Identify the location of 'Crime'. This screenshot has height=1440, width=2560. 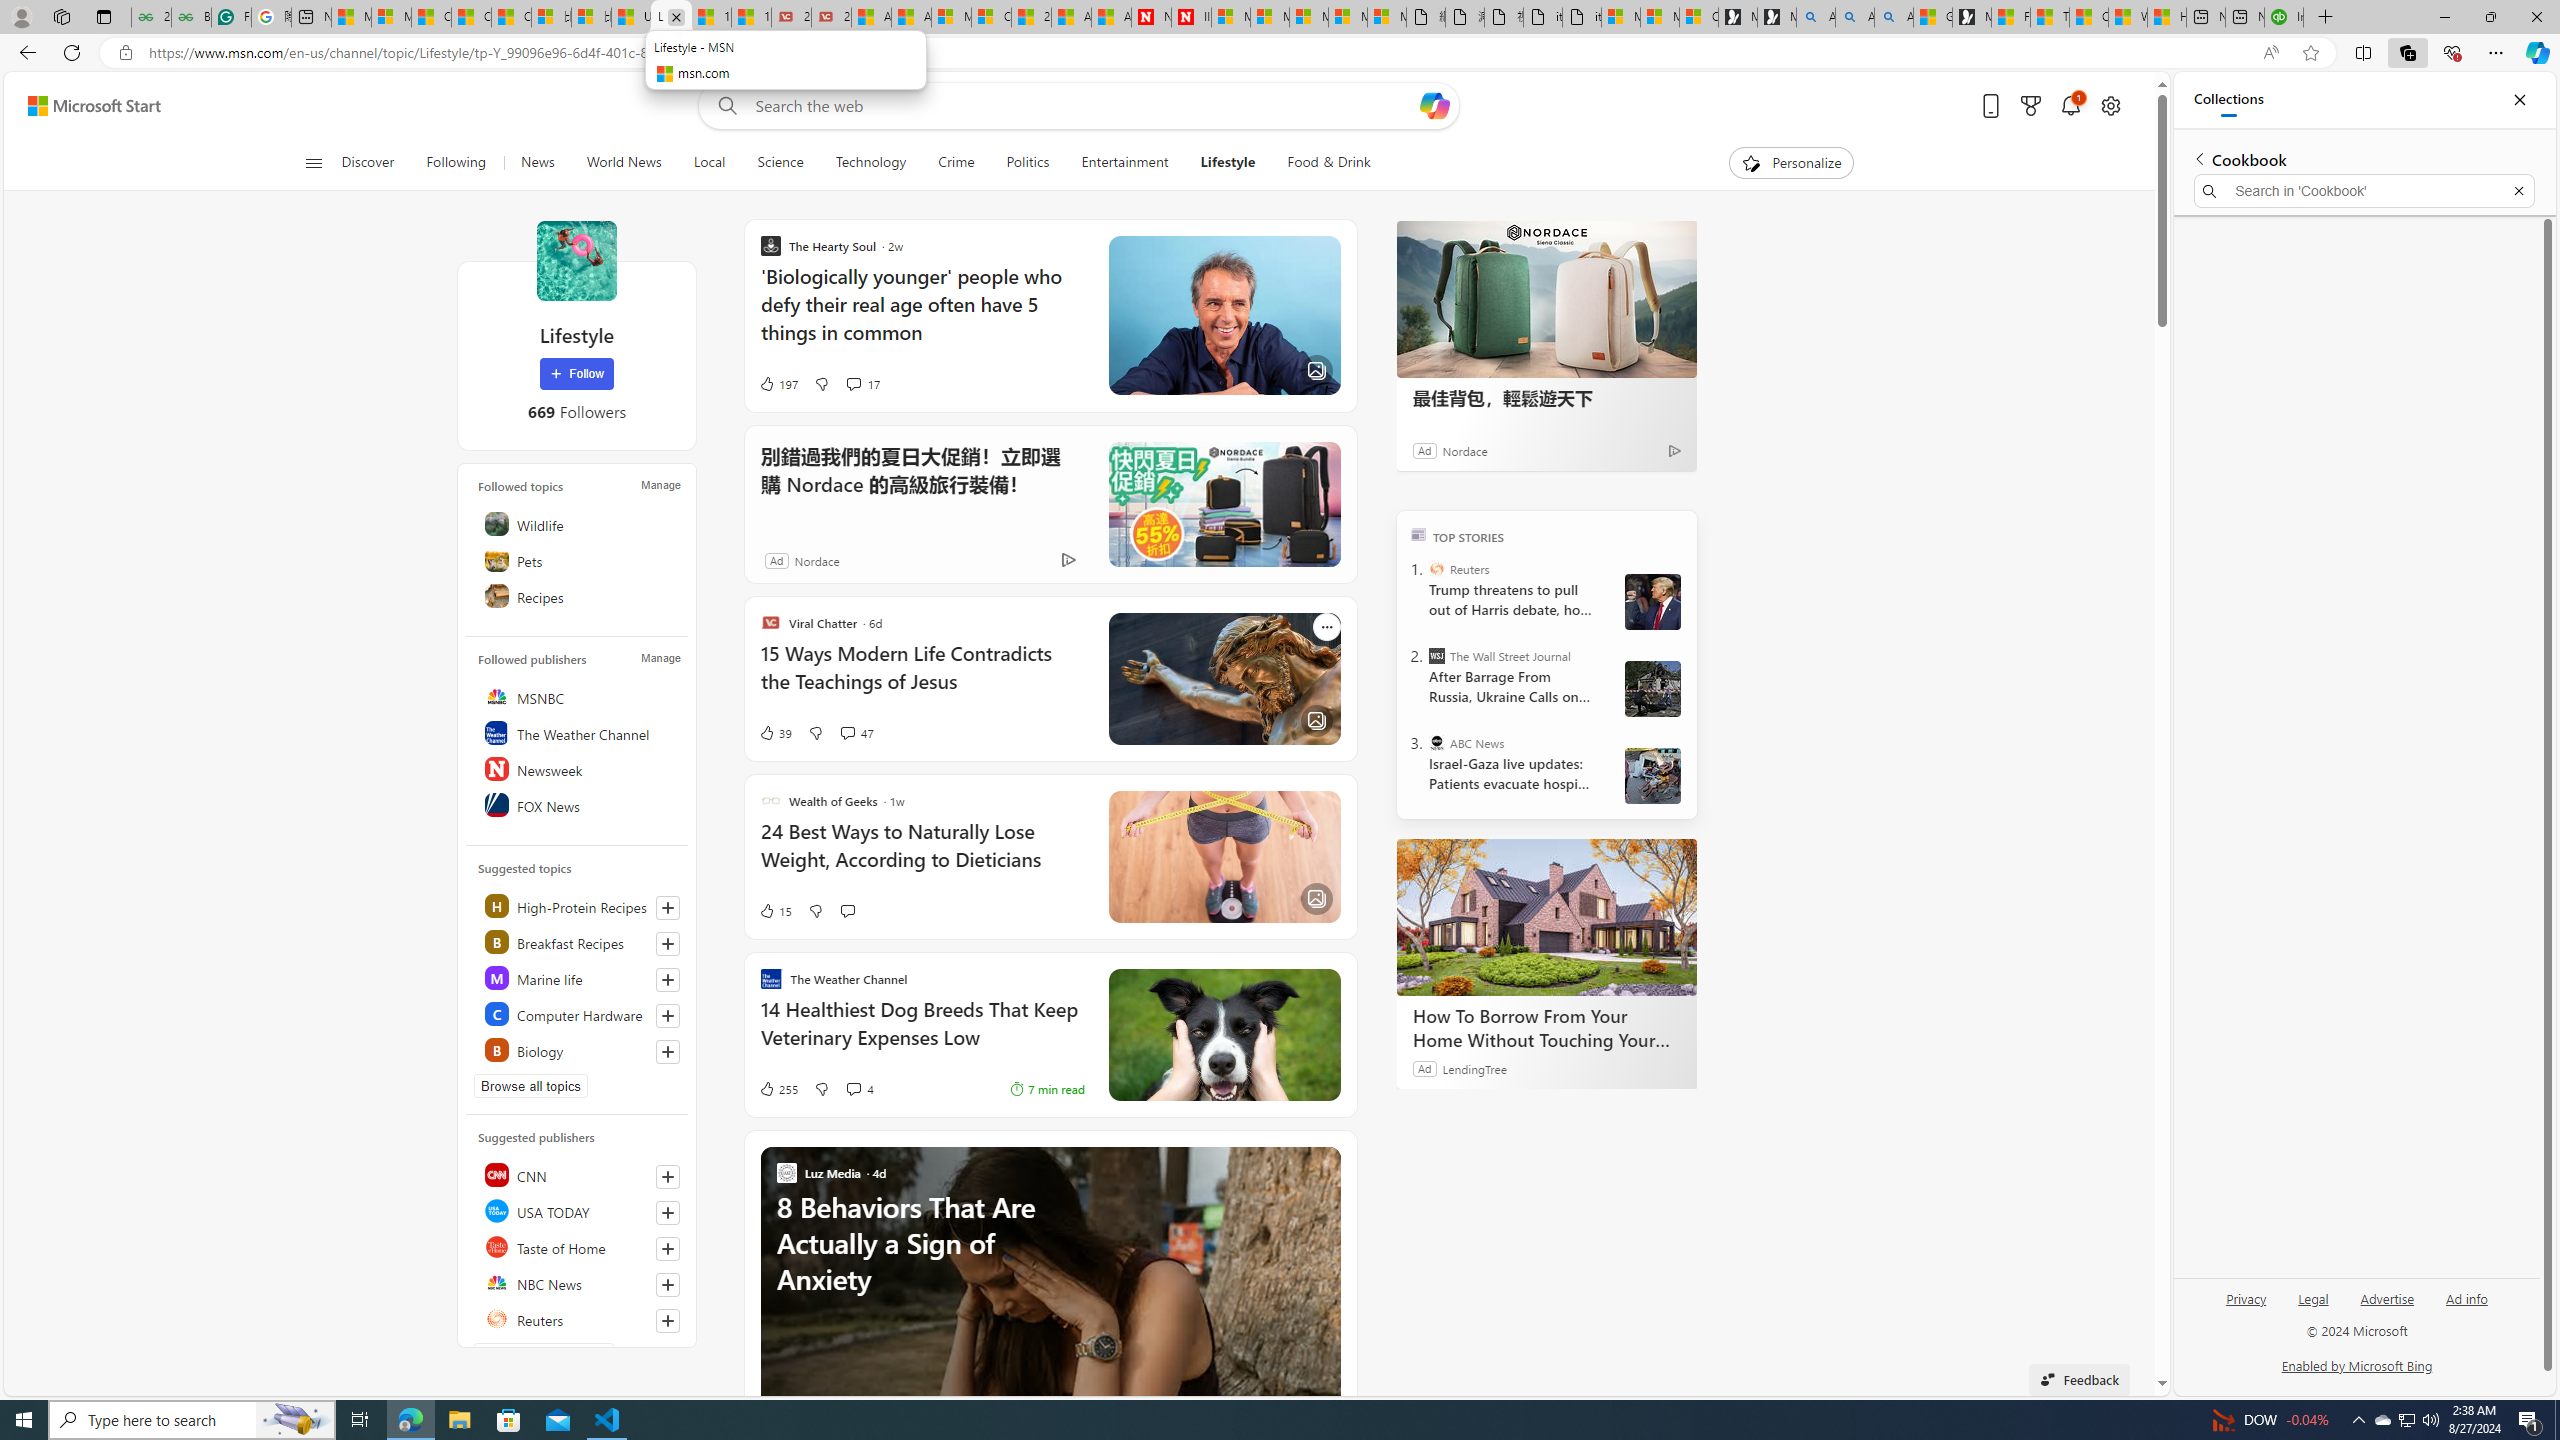
(955, 162).